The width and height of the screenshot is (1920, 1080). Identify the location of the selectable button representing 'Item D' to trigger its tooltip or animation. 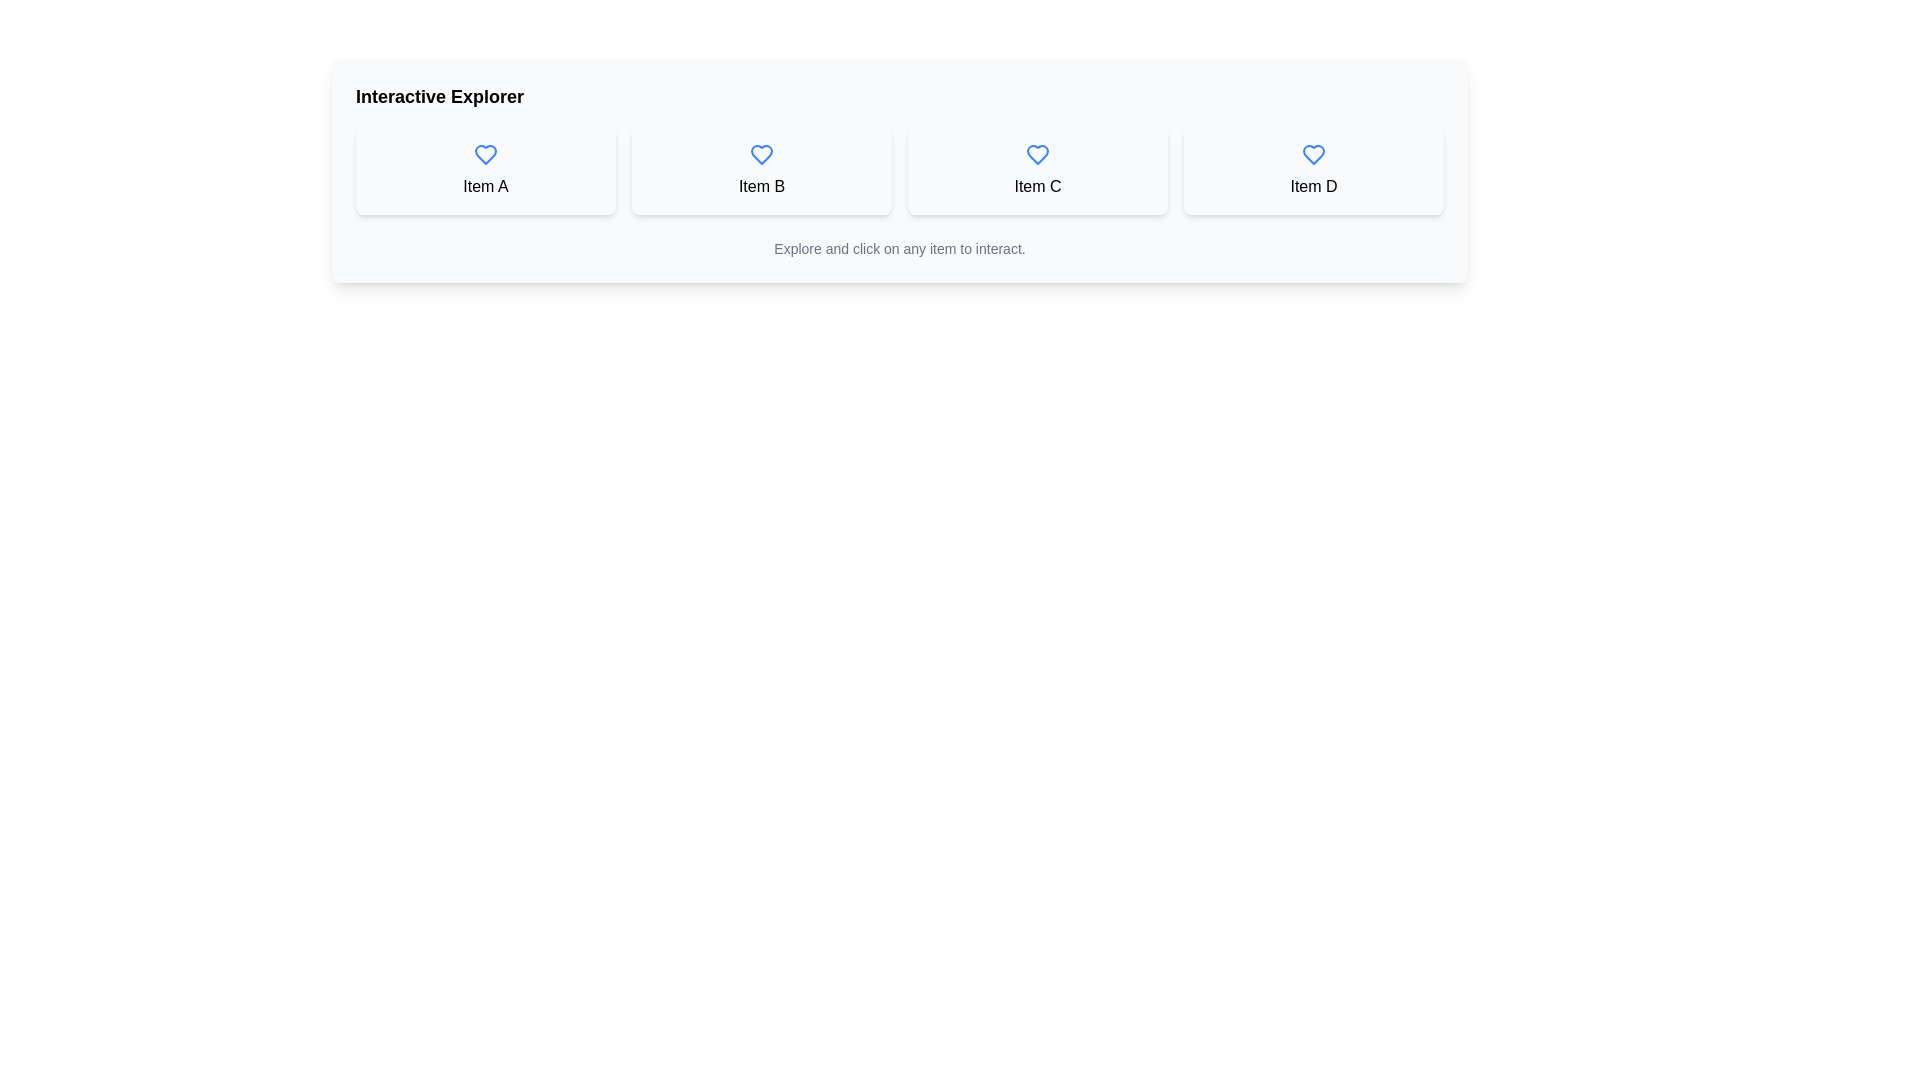
(1314, 169).